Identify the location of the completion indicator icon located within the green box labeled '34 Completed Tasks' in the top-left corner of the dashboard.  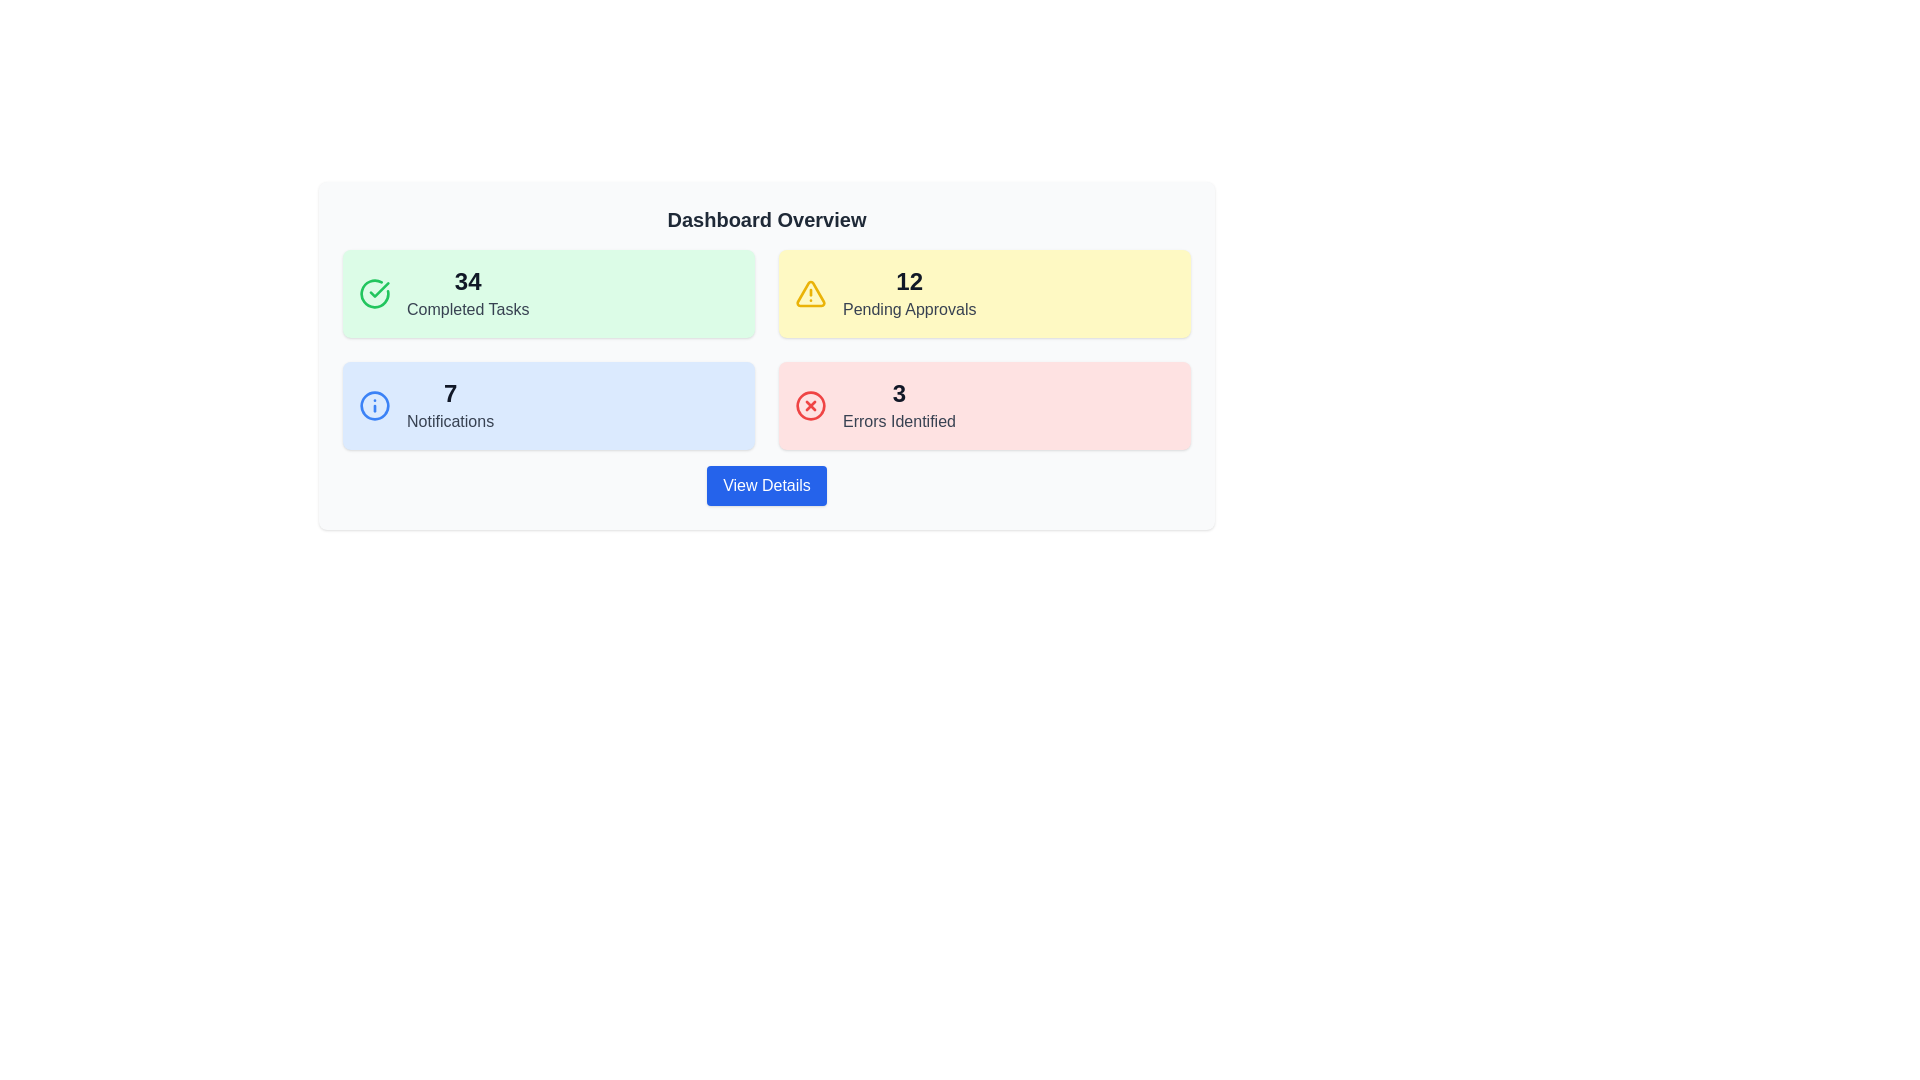
(374, 293).